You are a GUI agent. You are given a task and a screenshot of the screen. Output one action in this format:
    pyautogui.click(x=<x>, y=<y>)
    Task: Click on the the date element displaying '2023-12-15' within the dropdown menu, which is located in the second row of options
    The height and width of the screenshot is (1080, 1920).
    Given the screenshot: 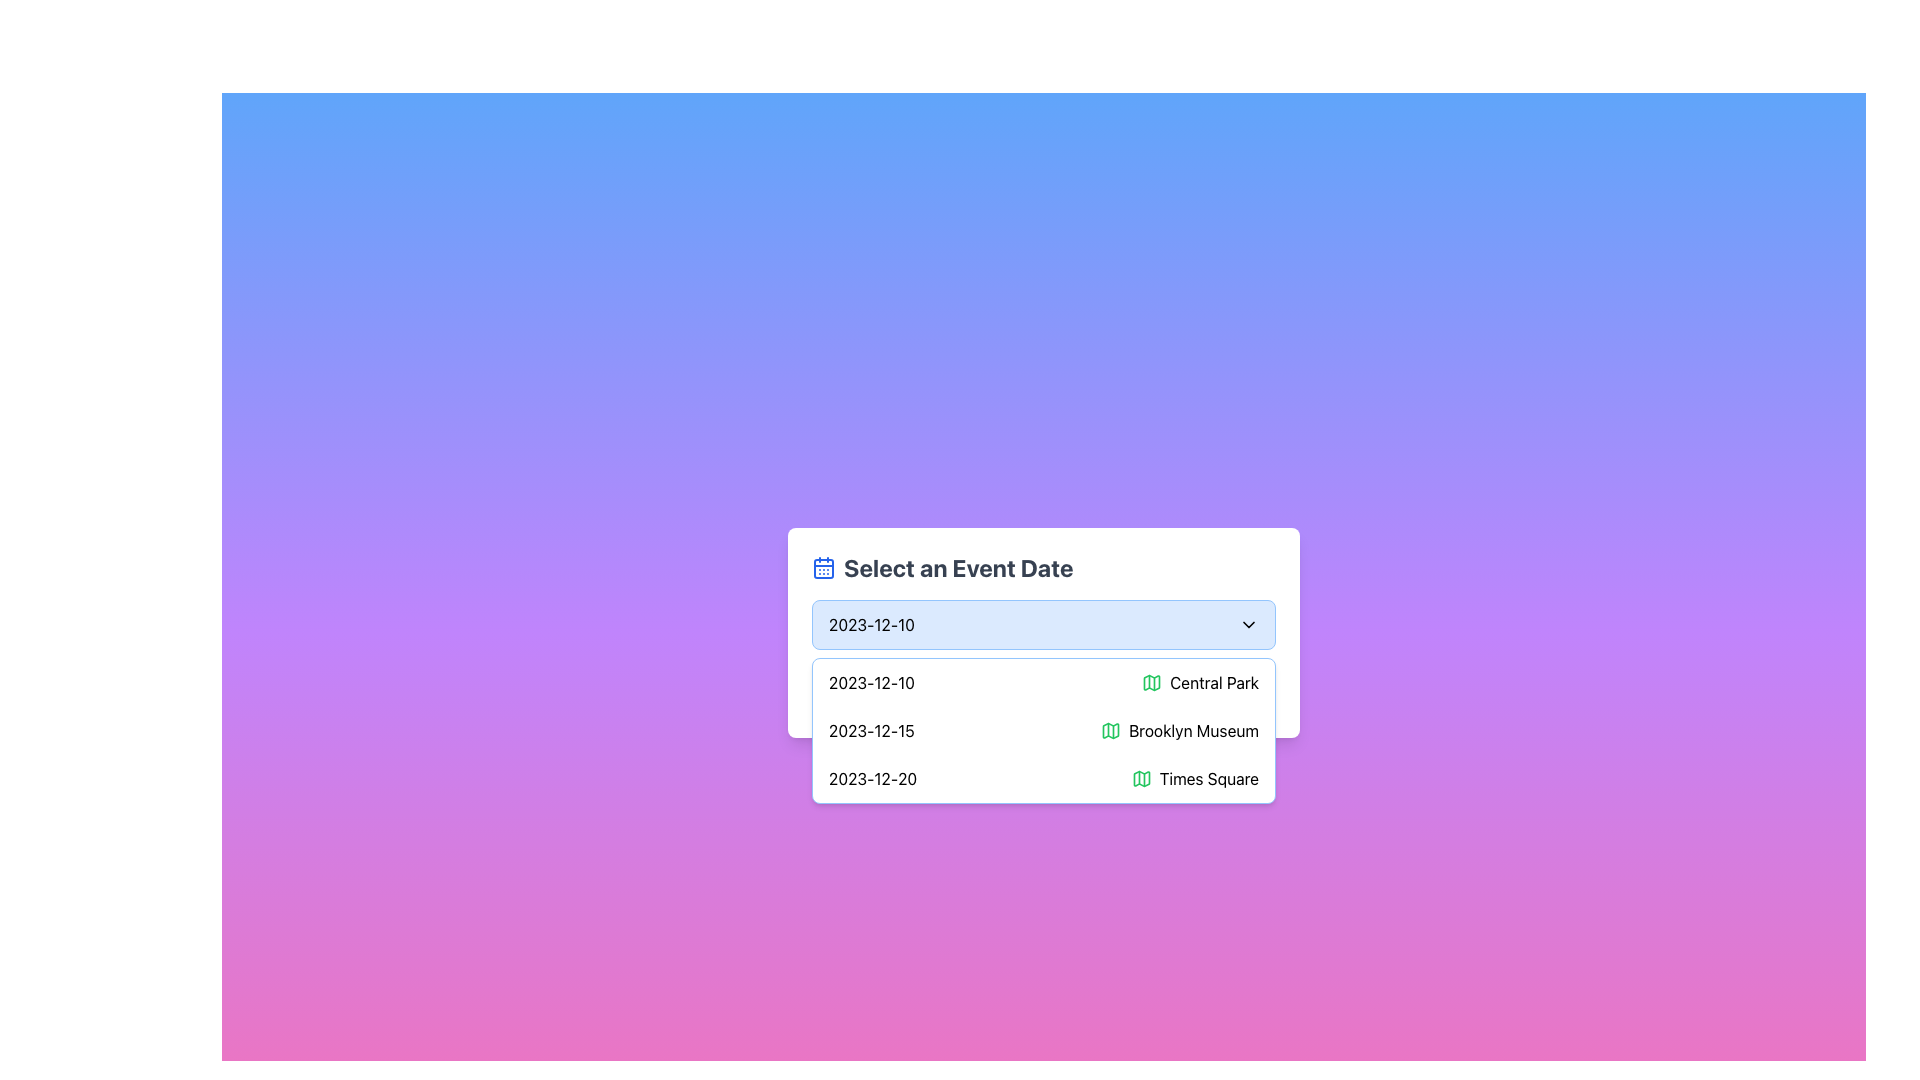 What is the action you would take?
    pyautogui.click(x=871, y=731)
    